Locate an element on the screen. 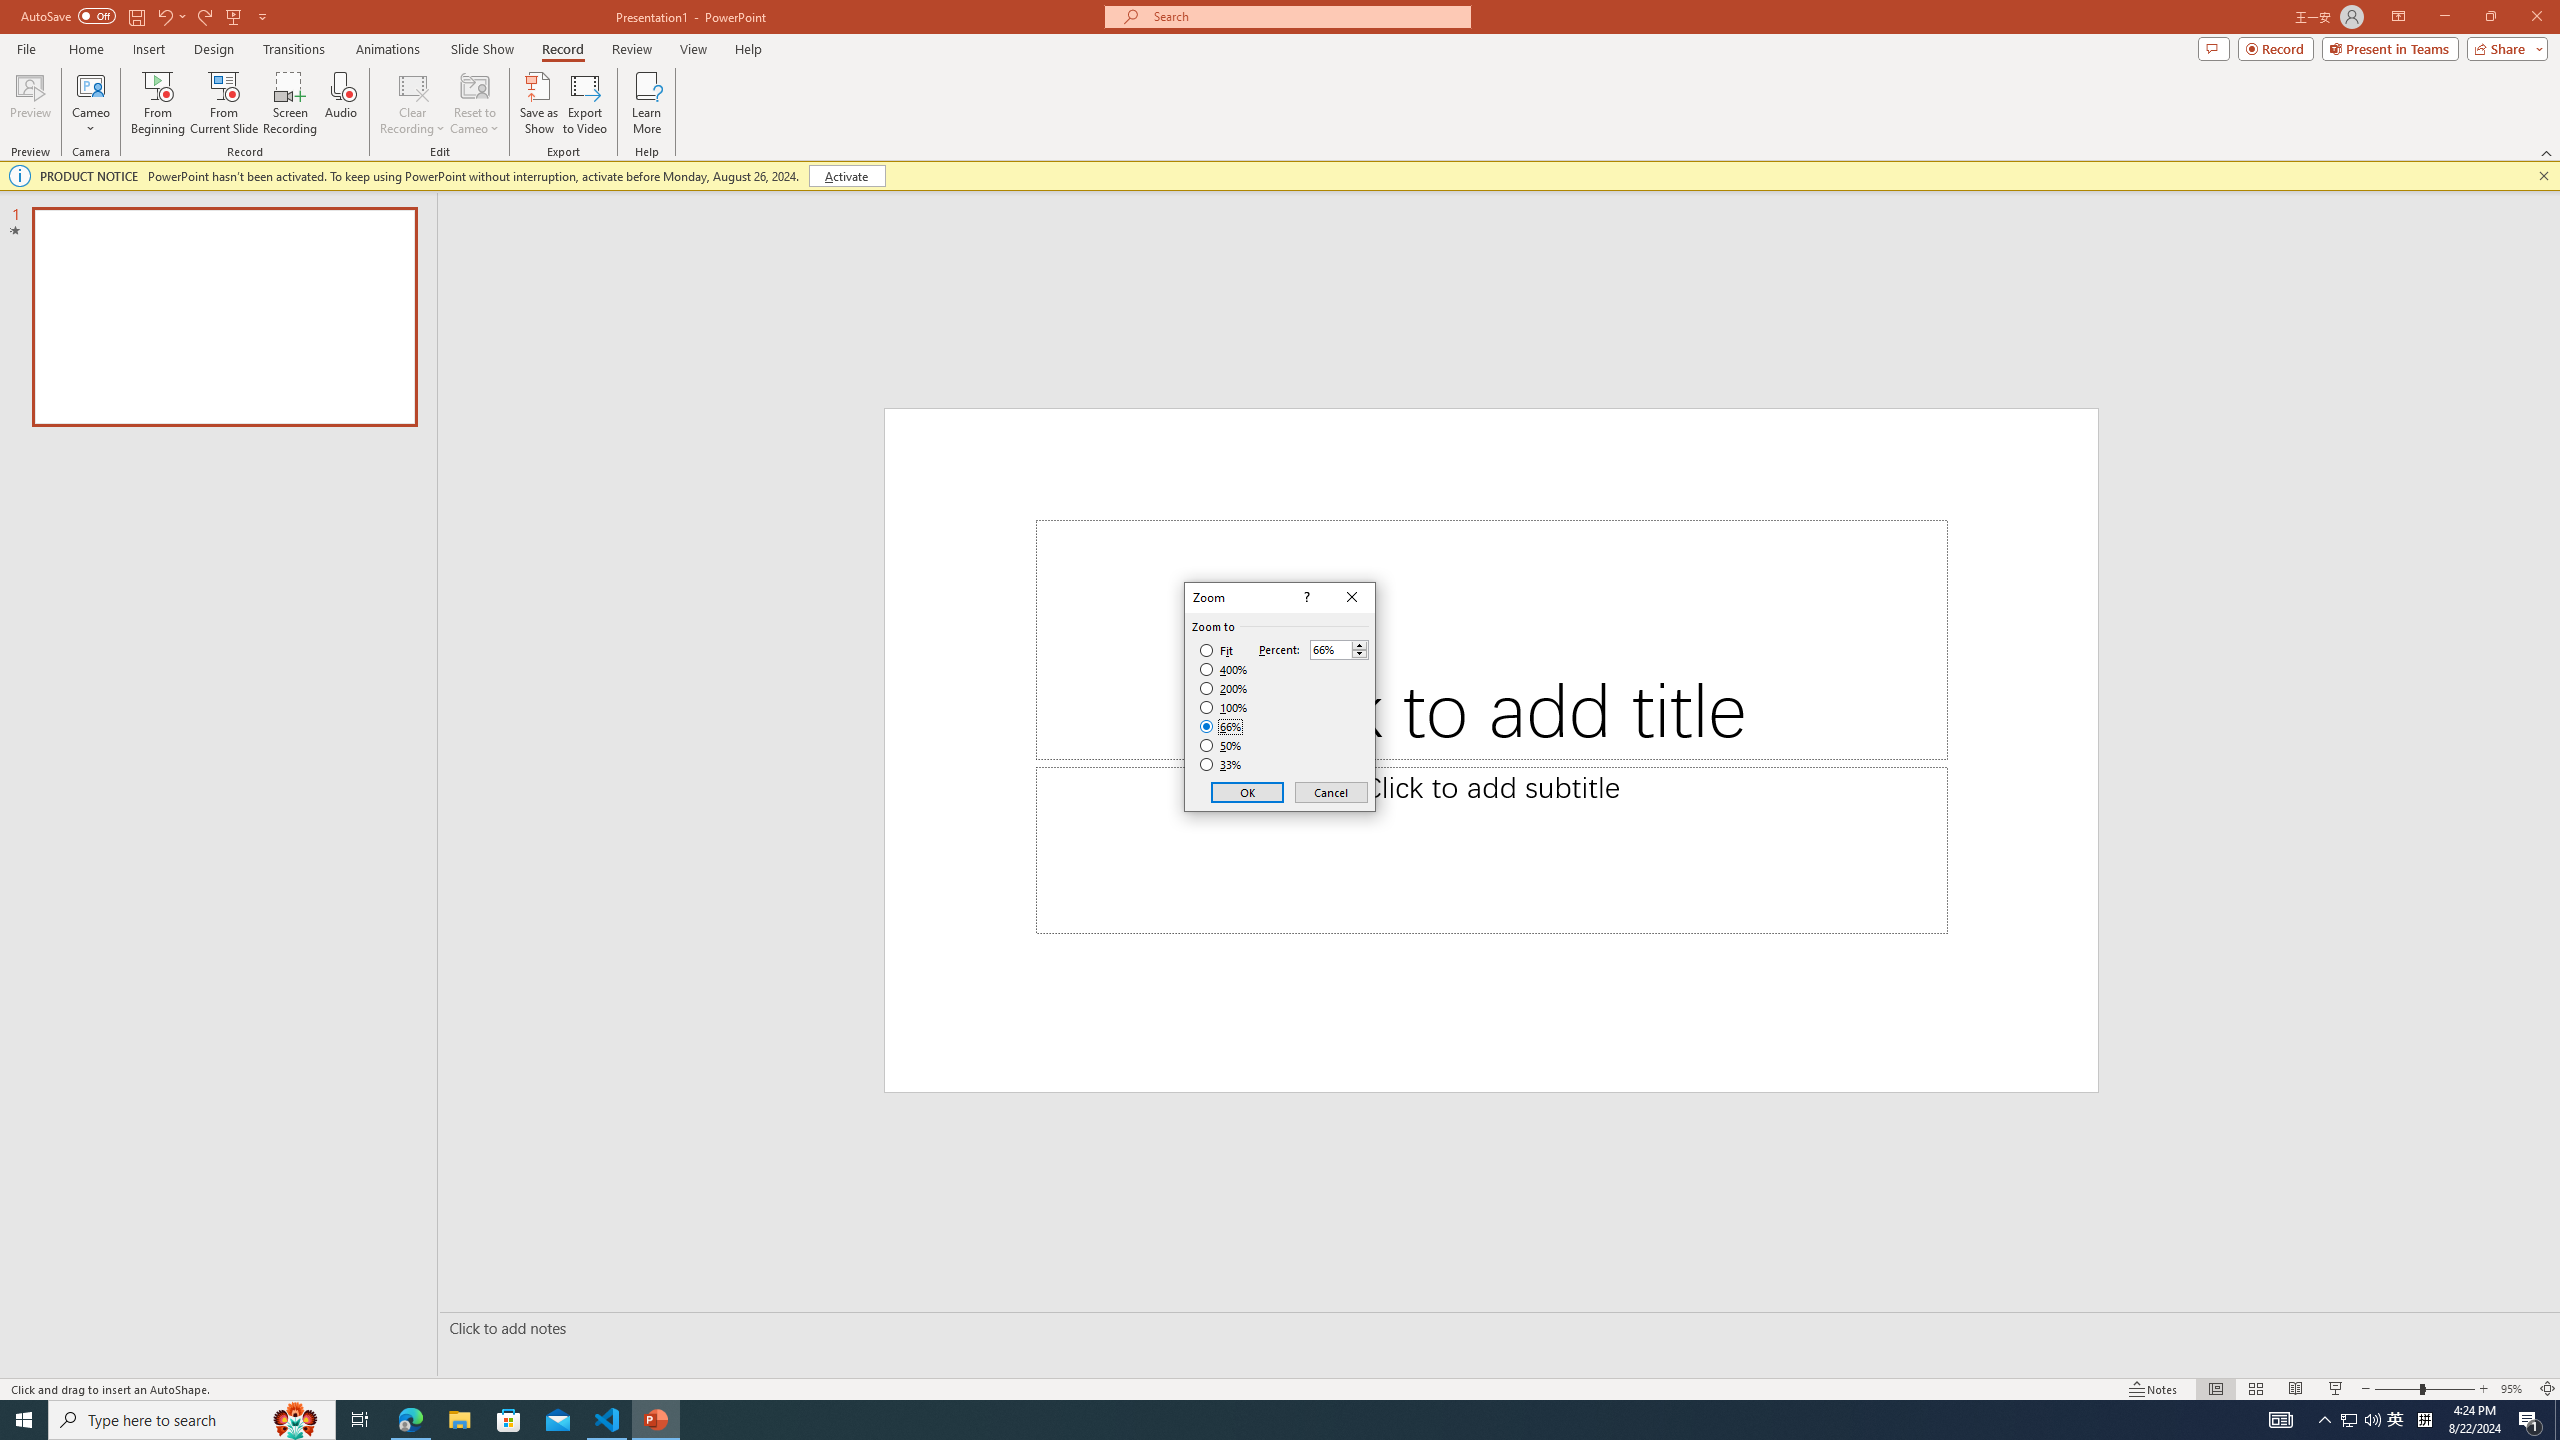 The height and width of the screenshot is (1440, 2560). 'Export to Video' is located at coordinates (583, 103).